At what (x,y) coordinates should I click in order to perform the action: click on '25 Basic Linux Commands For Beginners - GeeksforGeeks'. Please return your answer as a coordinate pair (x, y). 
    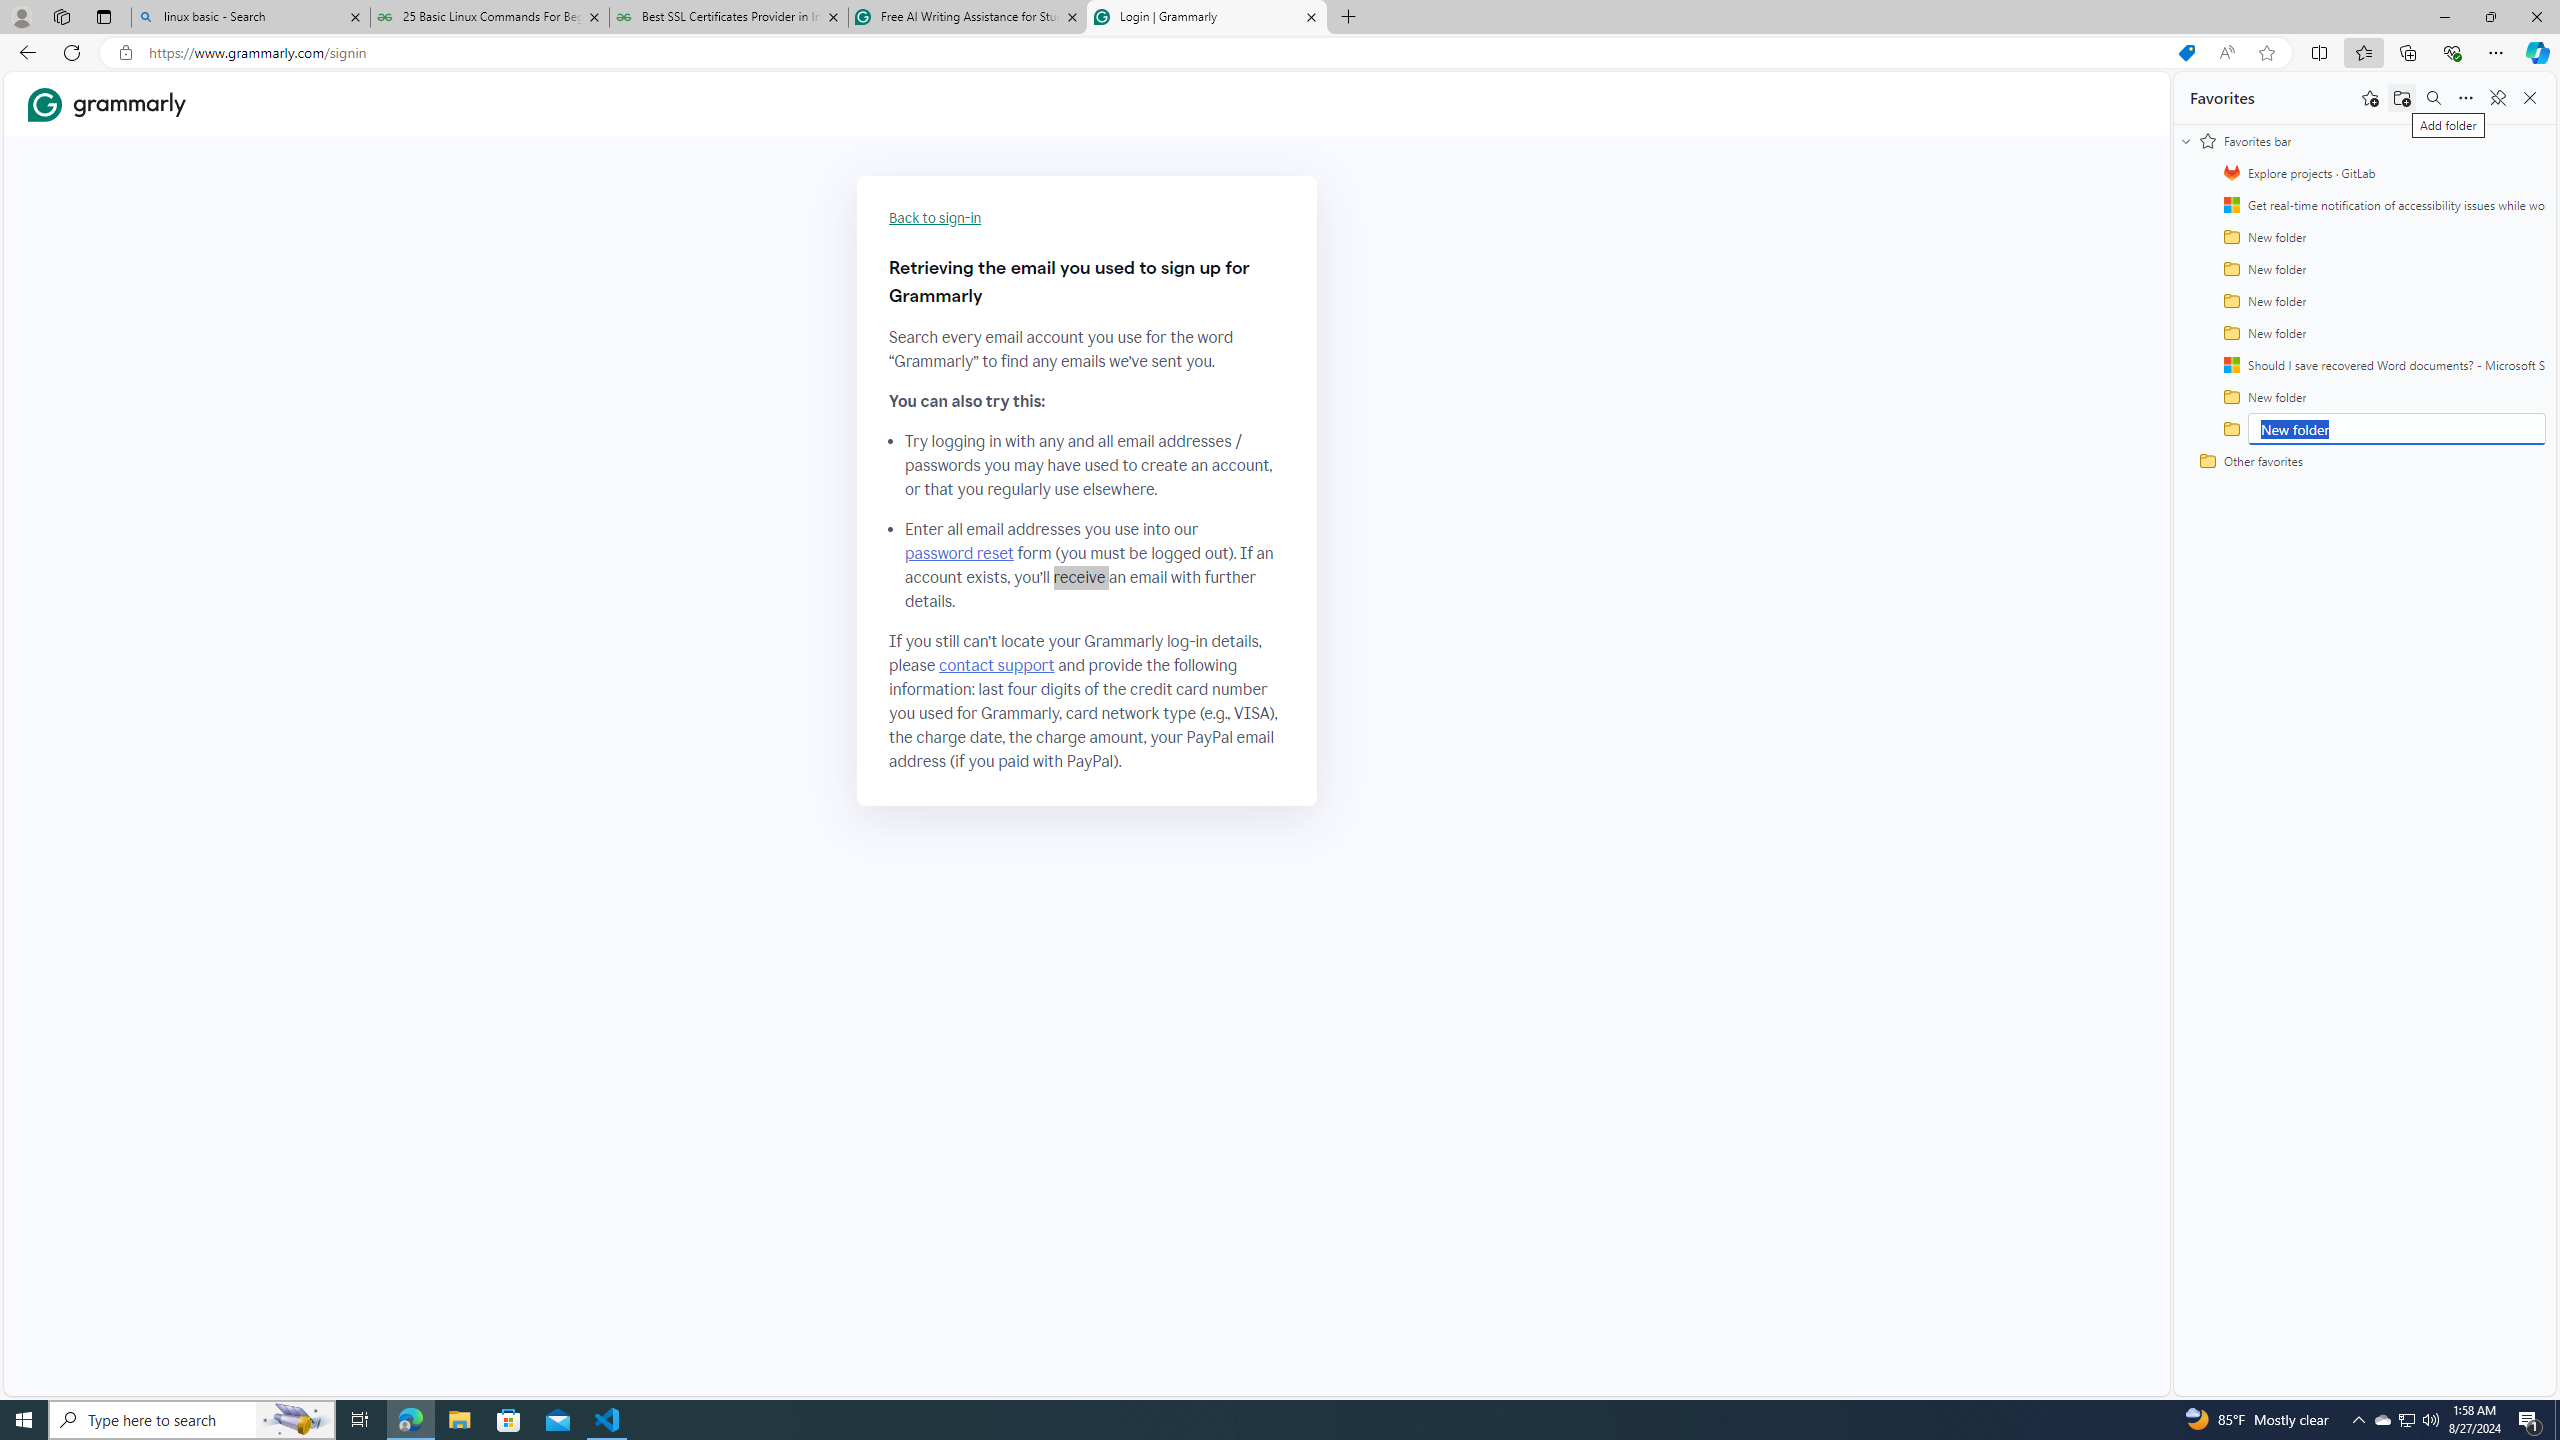
    Looking at the image, I should click on (488, 16).